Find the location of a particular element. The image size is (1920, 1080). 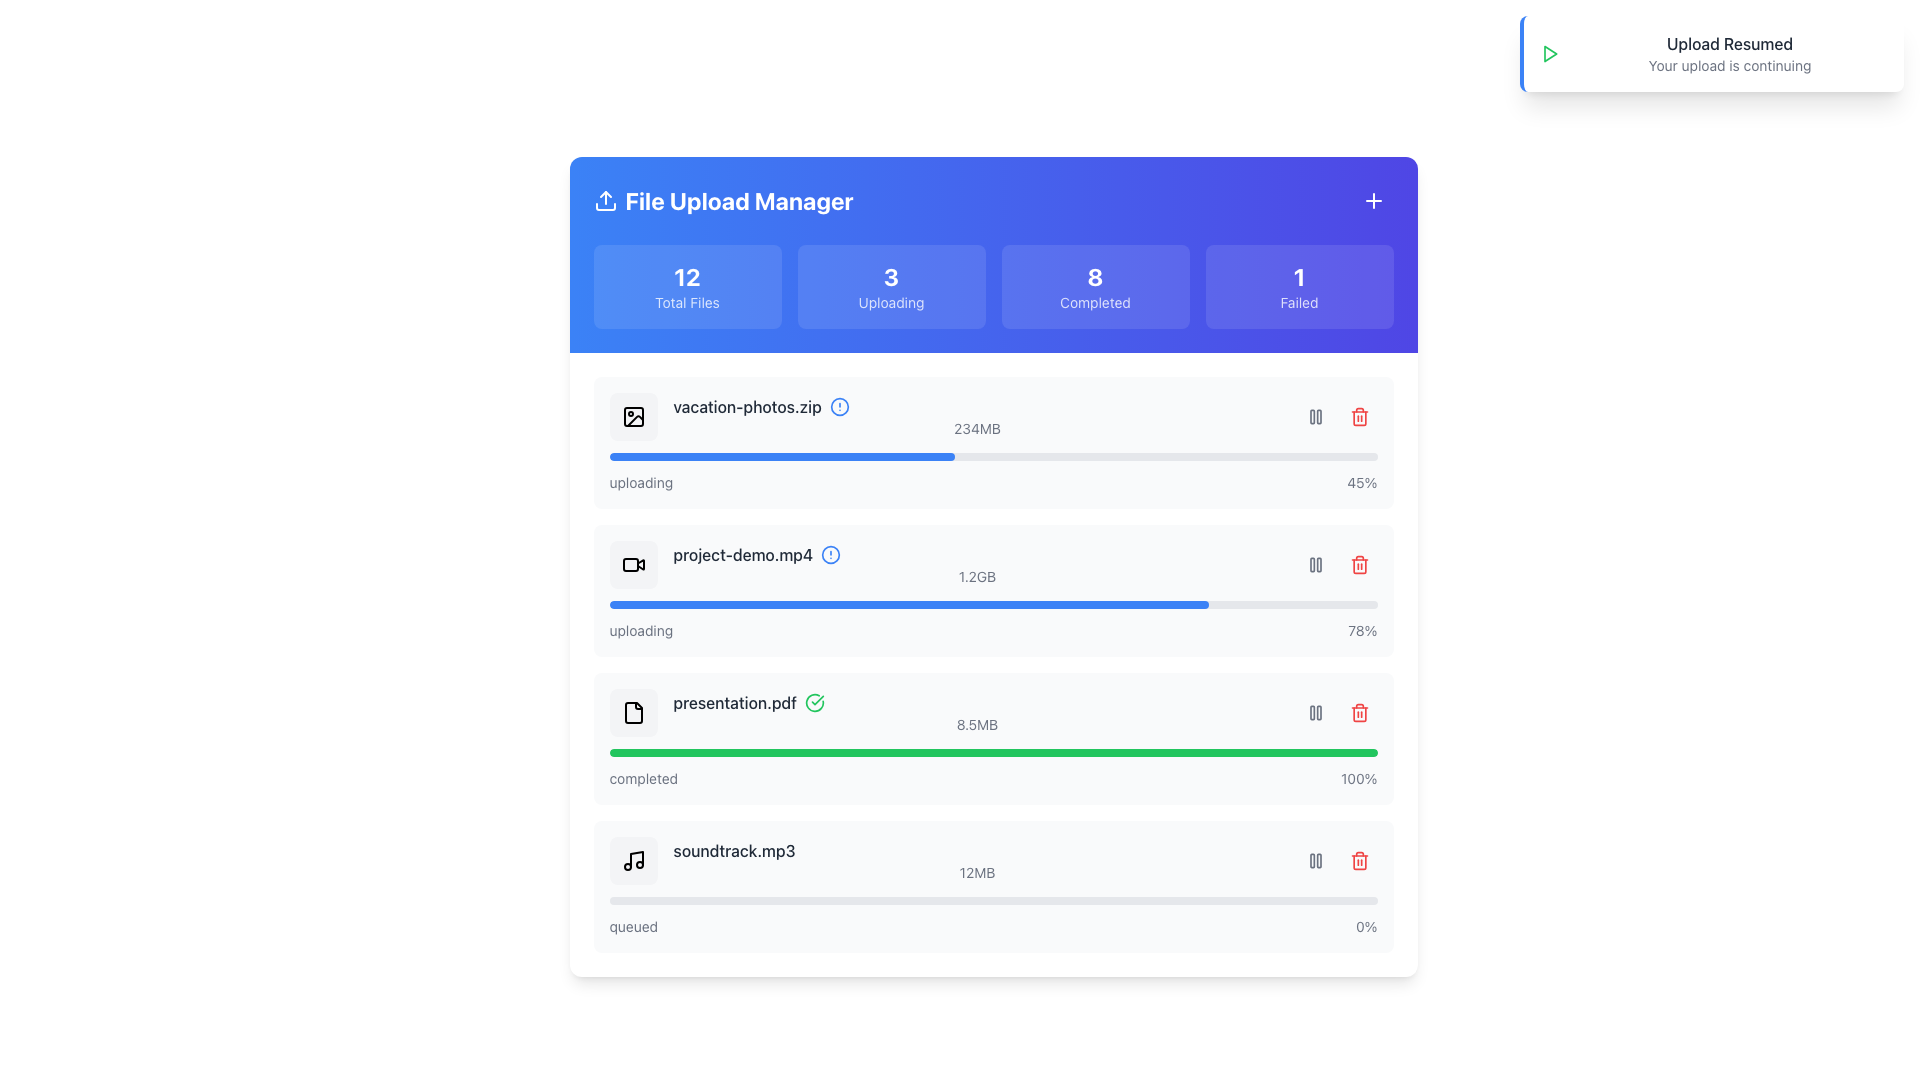

the pause icon button, which consists of two vertical rectangles in gray, located in the right section of the file list entry for 'soundtrack.mp3', adjacent to a trash icon is located at coordinates (1315, 859).